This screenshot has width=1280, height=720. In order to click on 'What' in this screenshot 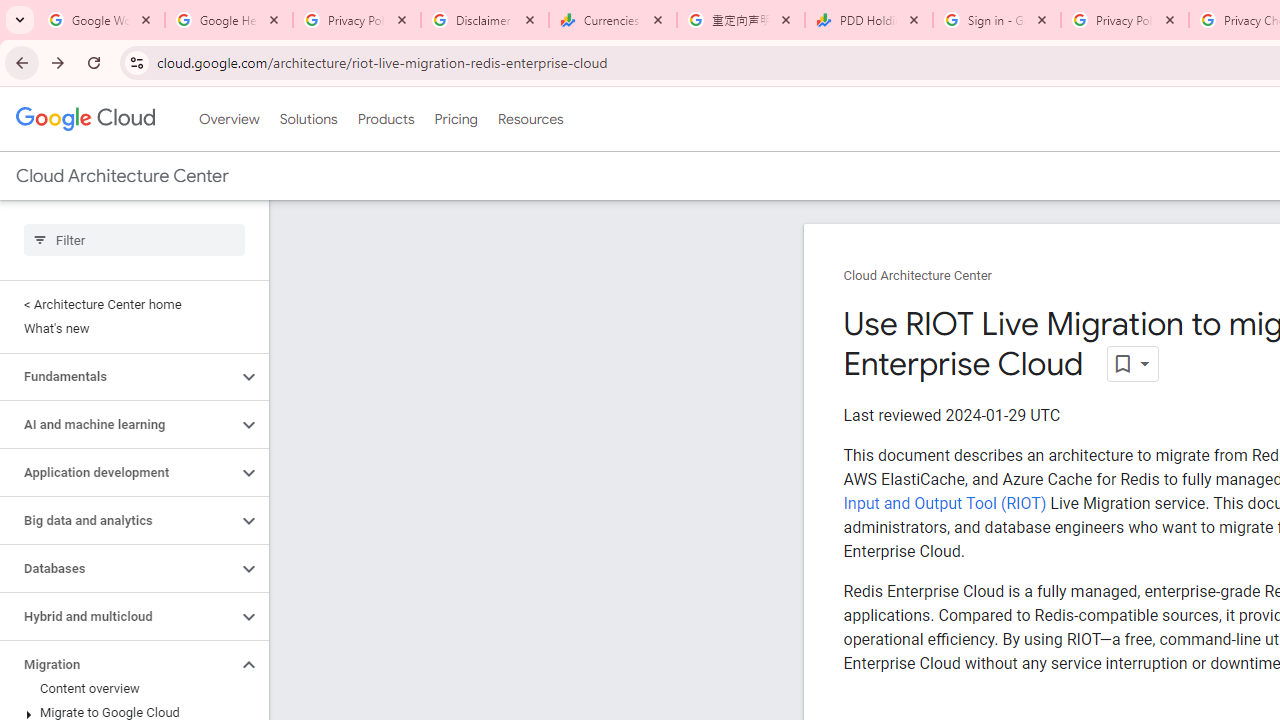, I will do `click(129, 328)`.